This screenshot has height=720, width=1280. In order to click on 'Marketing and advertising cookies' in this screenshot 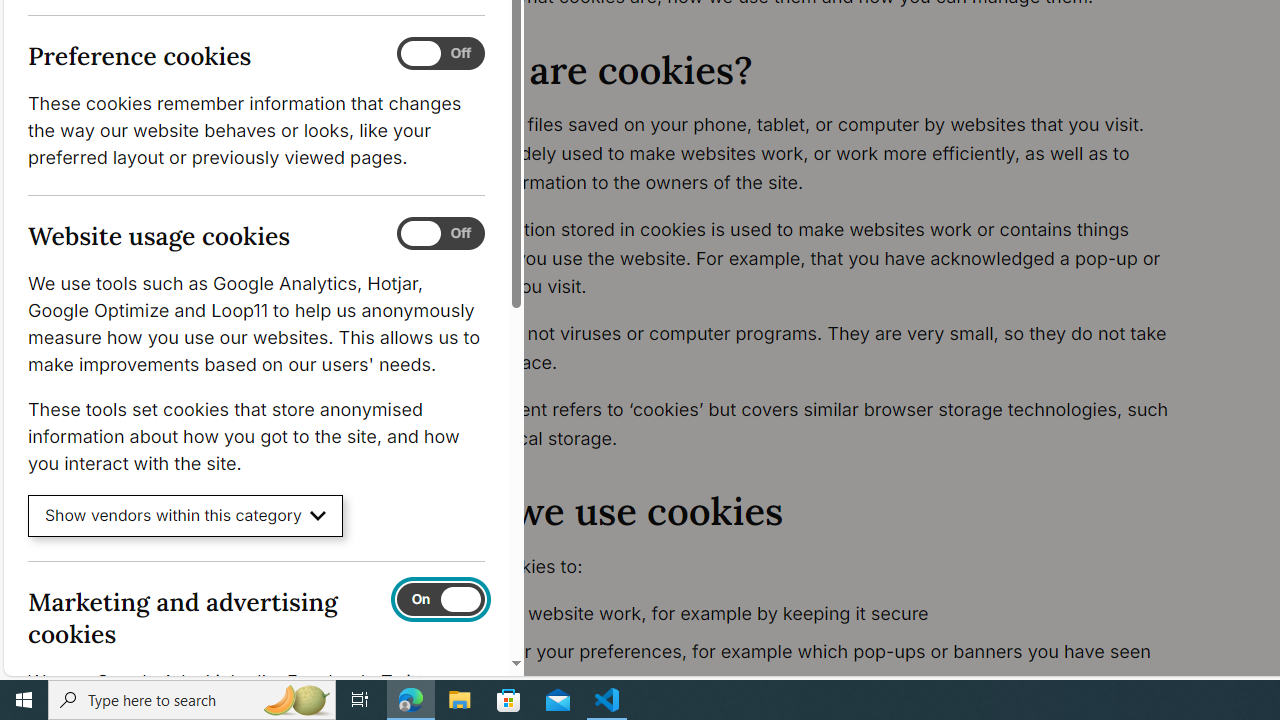, I will do `click(439, 598)`.